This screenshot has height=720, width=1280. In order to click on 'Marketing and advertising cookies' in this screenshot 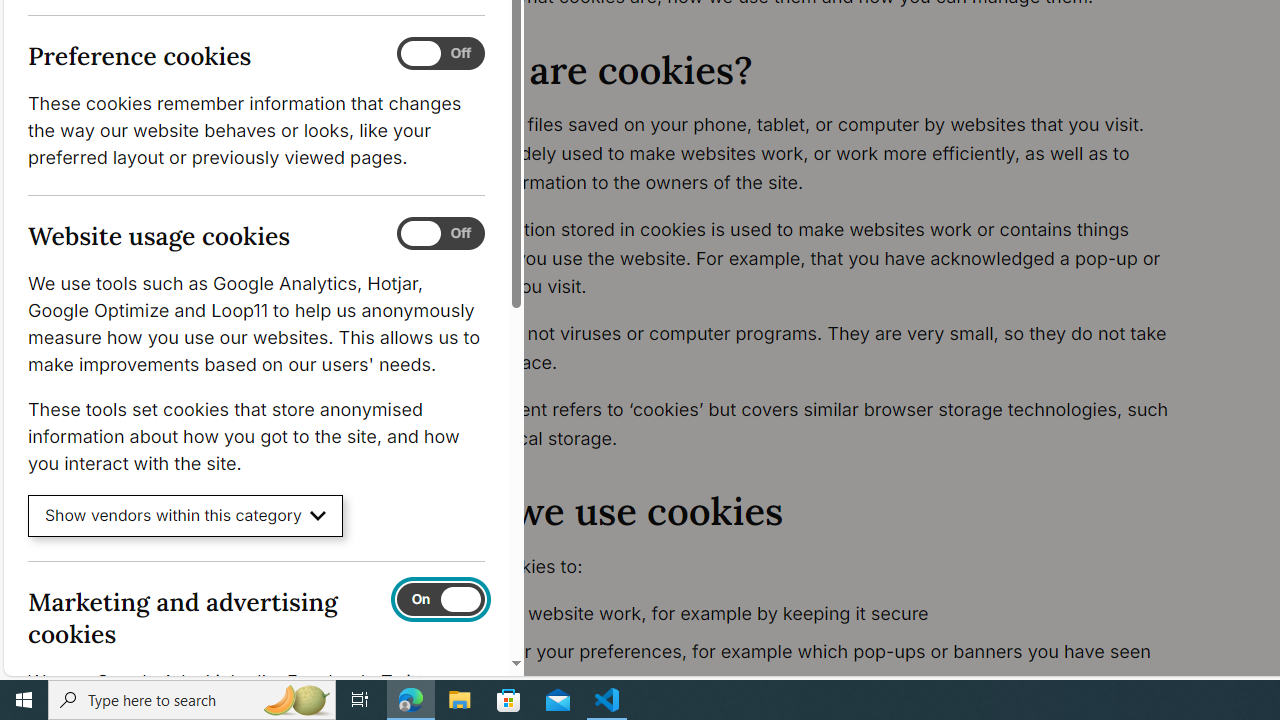, I will do `click(439, 598)`.